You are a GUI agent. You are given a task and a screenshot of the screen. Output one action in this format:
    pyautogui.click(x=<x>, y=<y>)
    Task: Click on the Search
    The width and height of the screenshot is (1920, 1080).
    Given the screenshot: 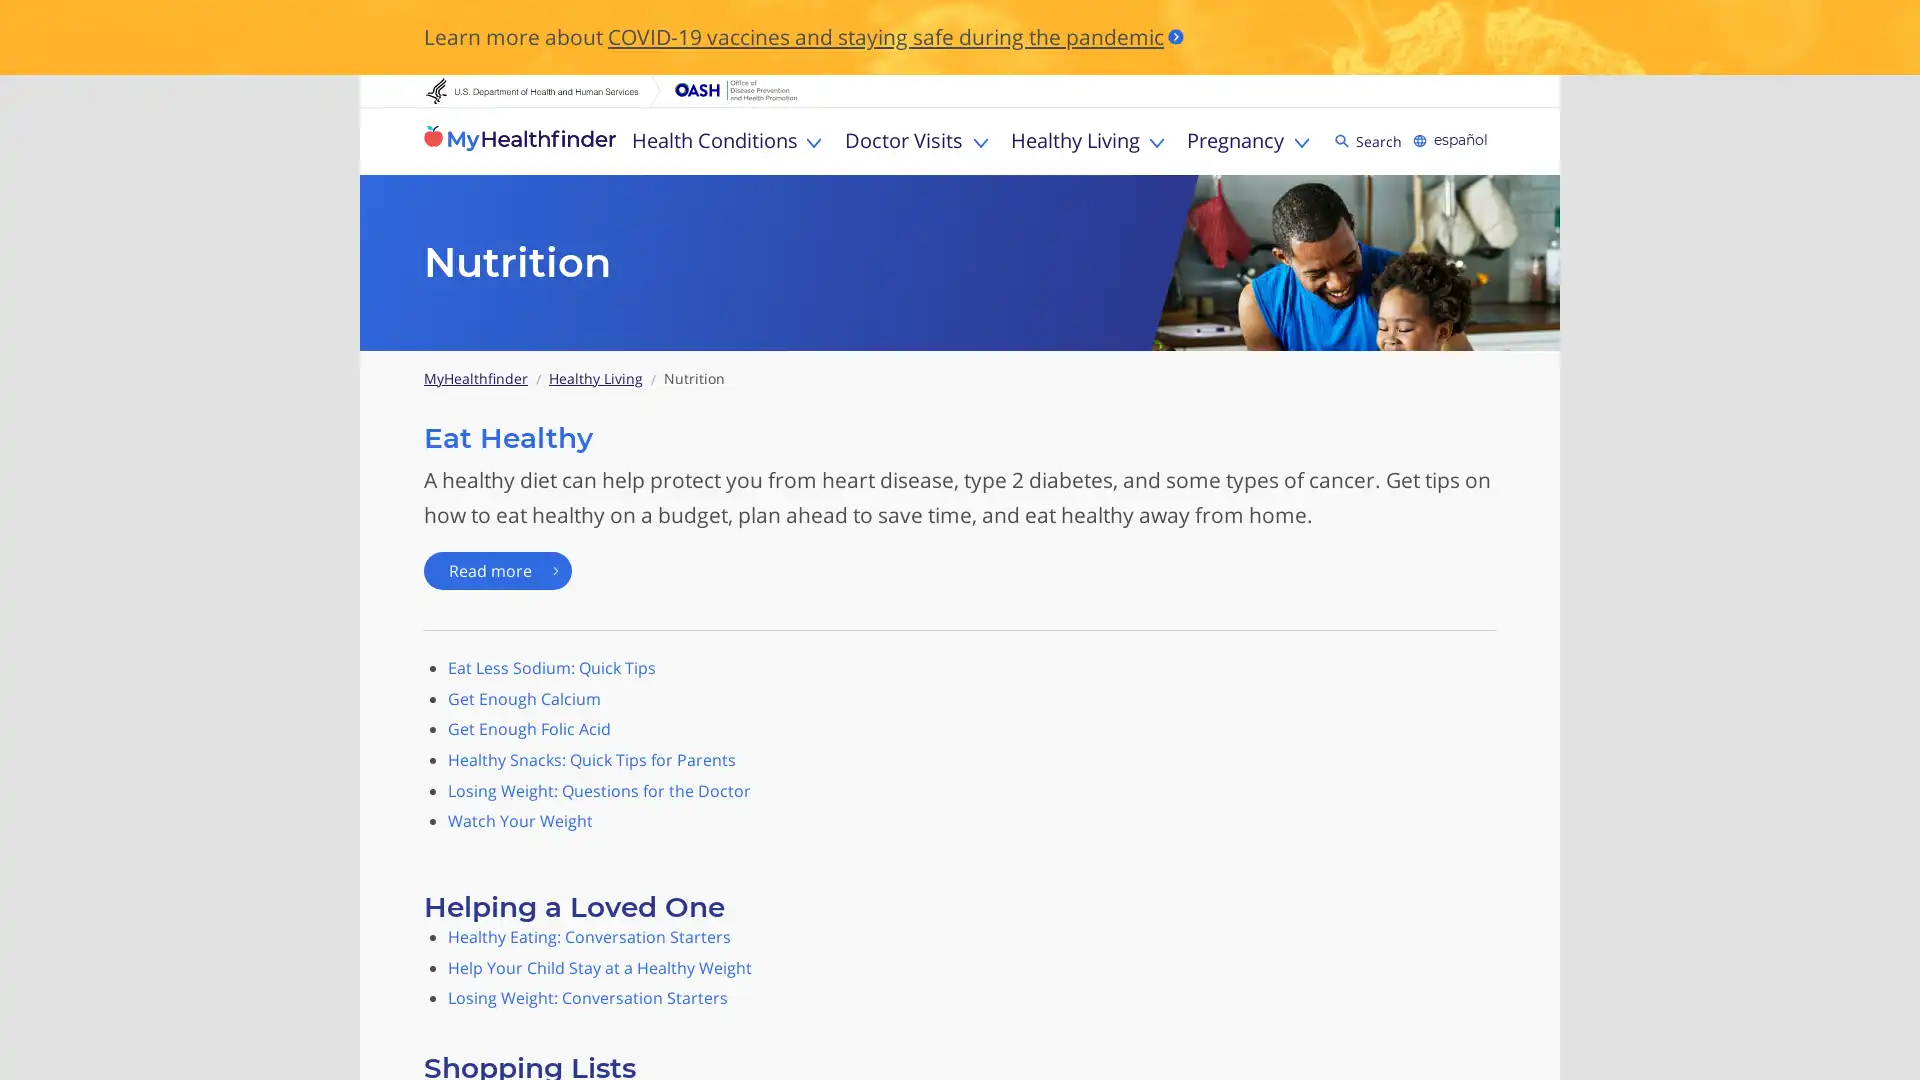 What is the action you would take?
    pyautogui.click(x=1370, y=139)
    